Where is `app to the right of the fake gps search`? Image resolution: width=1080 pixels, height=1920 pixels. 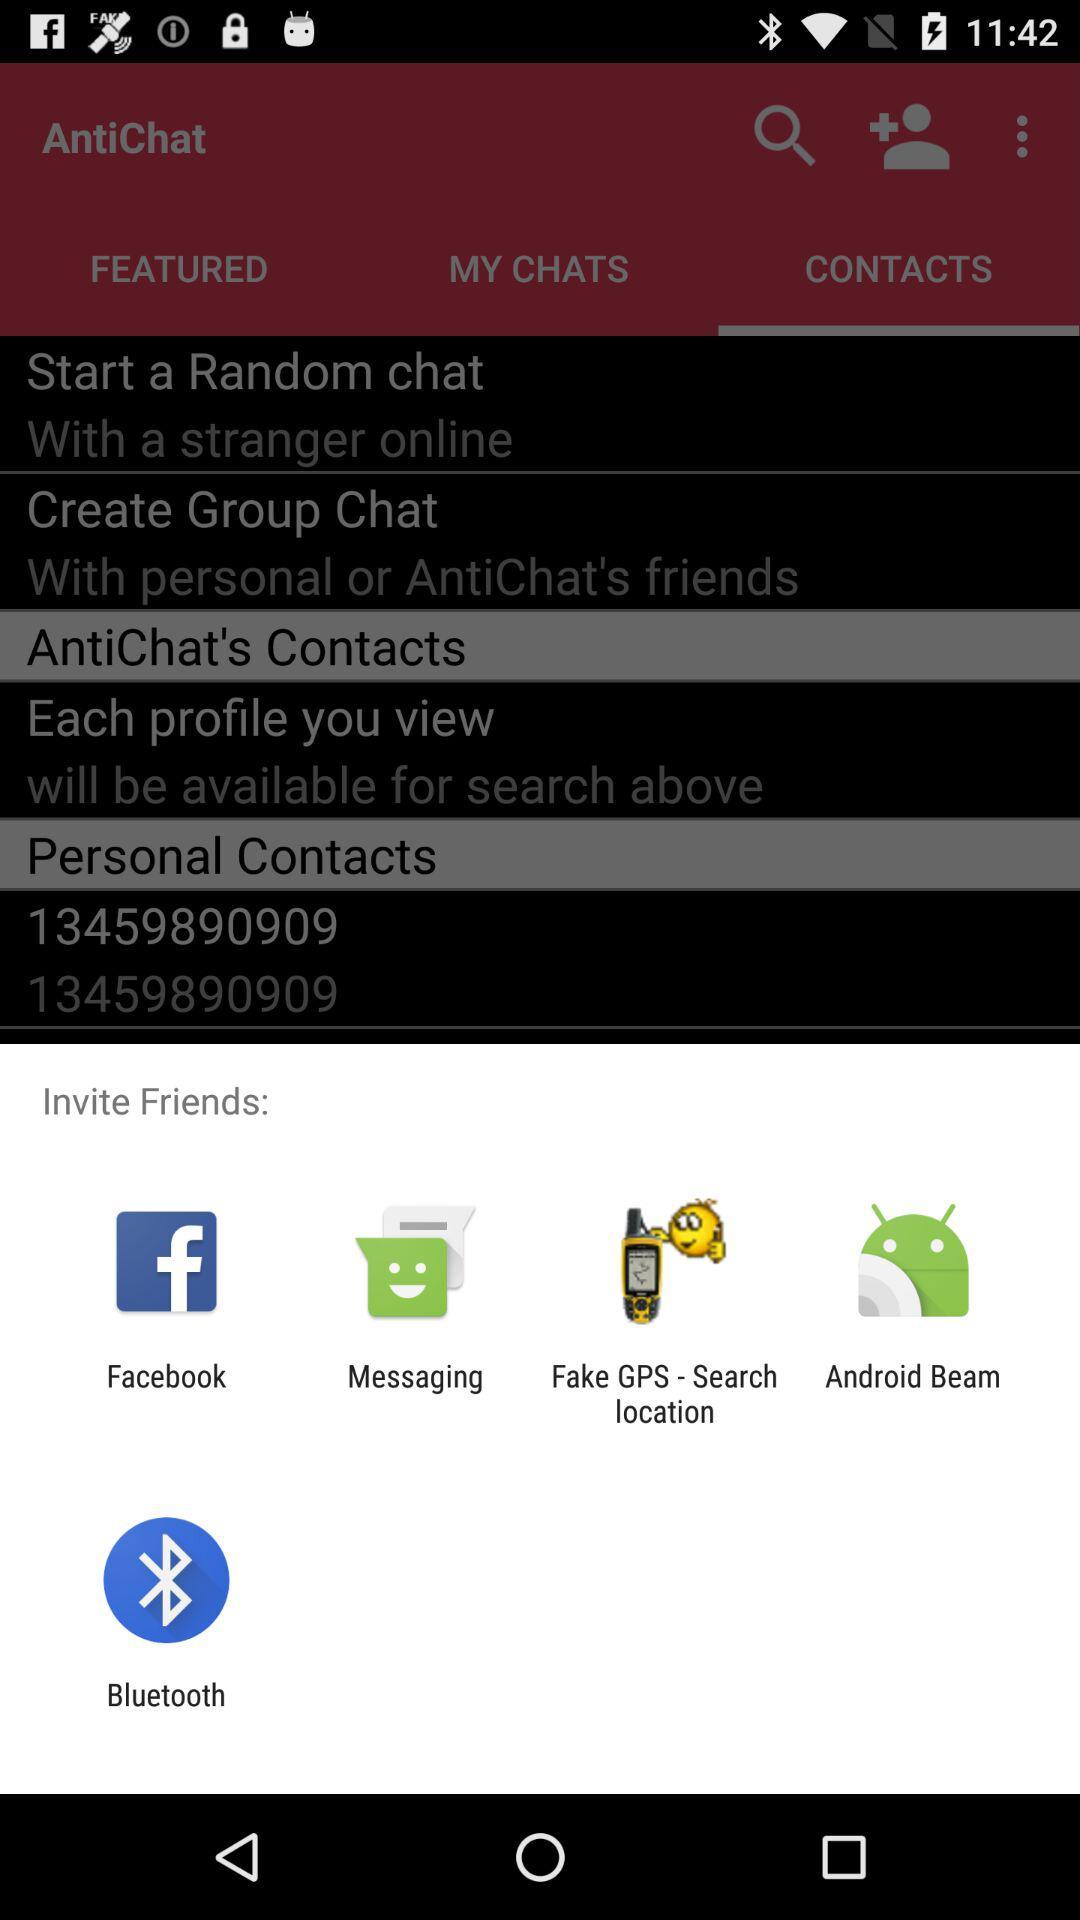 app to the right of the fake gps search is located at coordinates (913, 1392).